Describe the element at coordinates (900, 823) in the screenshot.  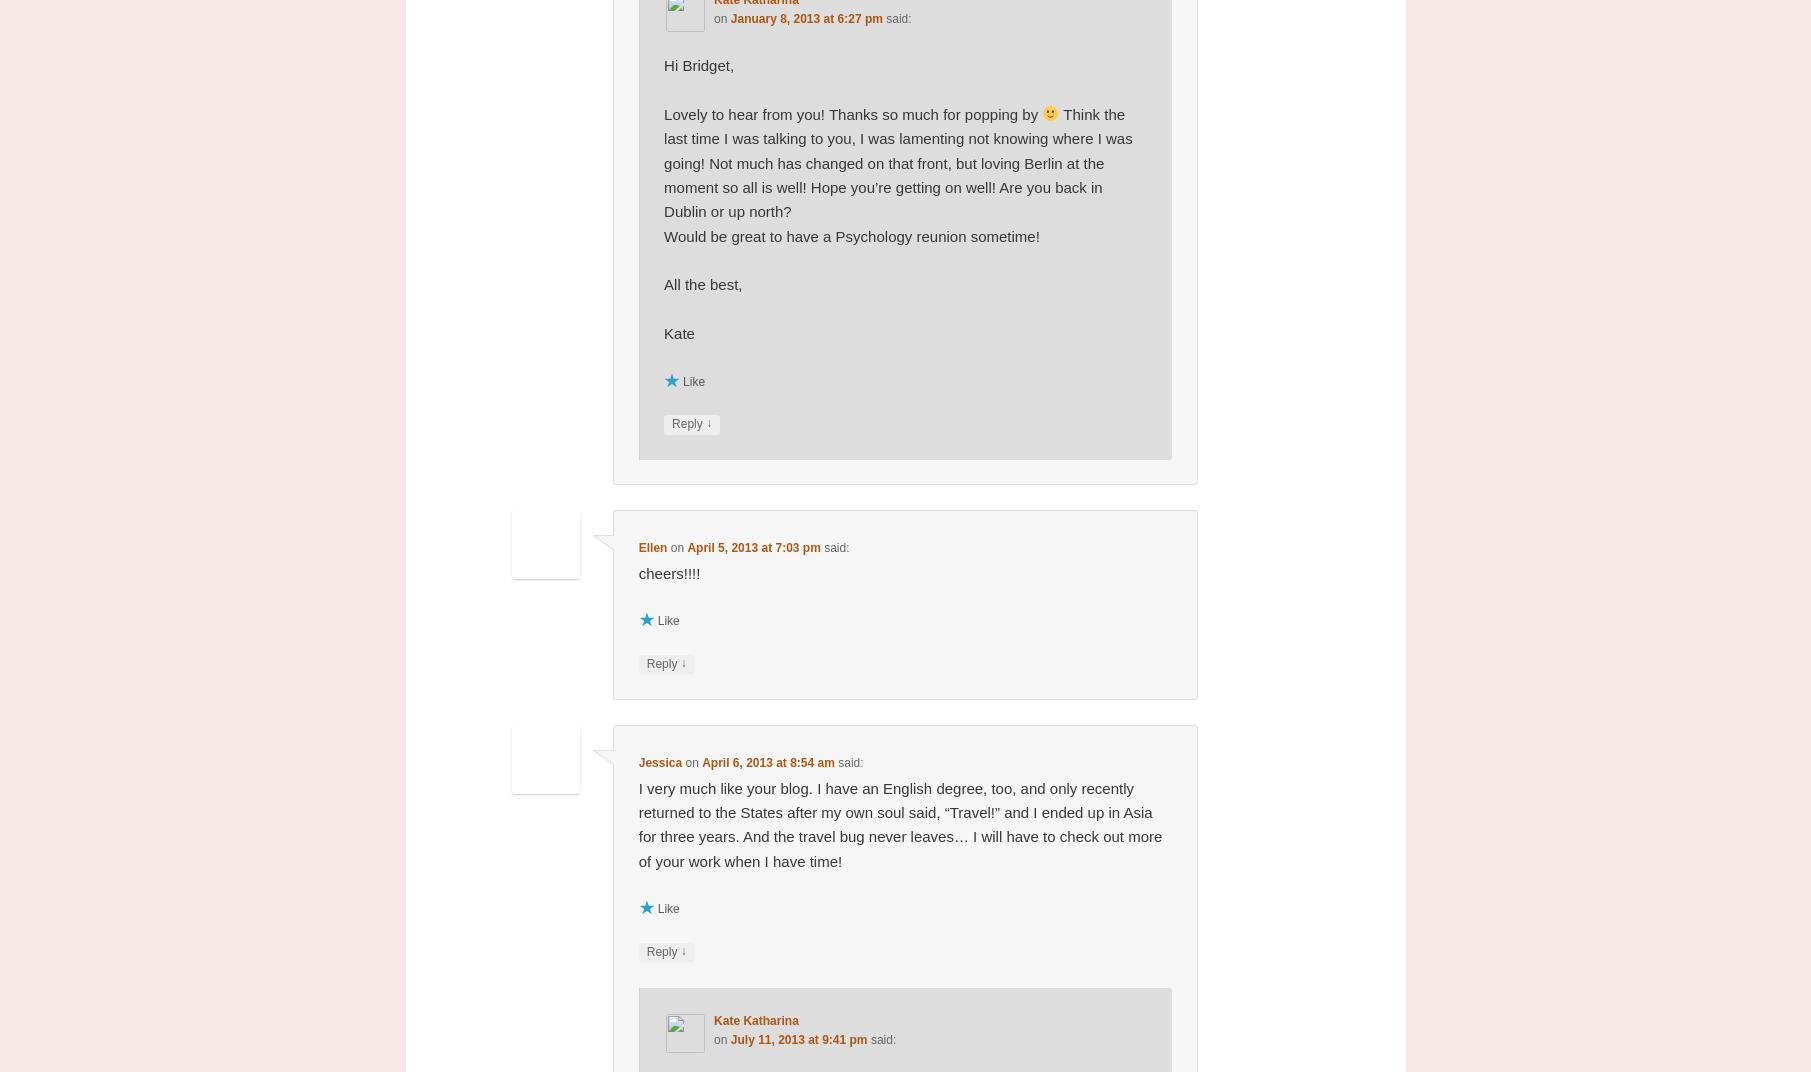
I see `'I very much like your blog. I have an English degree, too, and only recently returned to the States after my own soul said, “Travel!” and I ended up in Asia for three years. And the travel bug never leaves… I will have to check out more of your work when I have time!'` at that location.